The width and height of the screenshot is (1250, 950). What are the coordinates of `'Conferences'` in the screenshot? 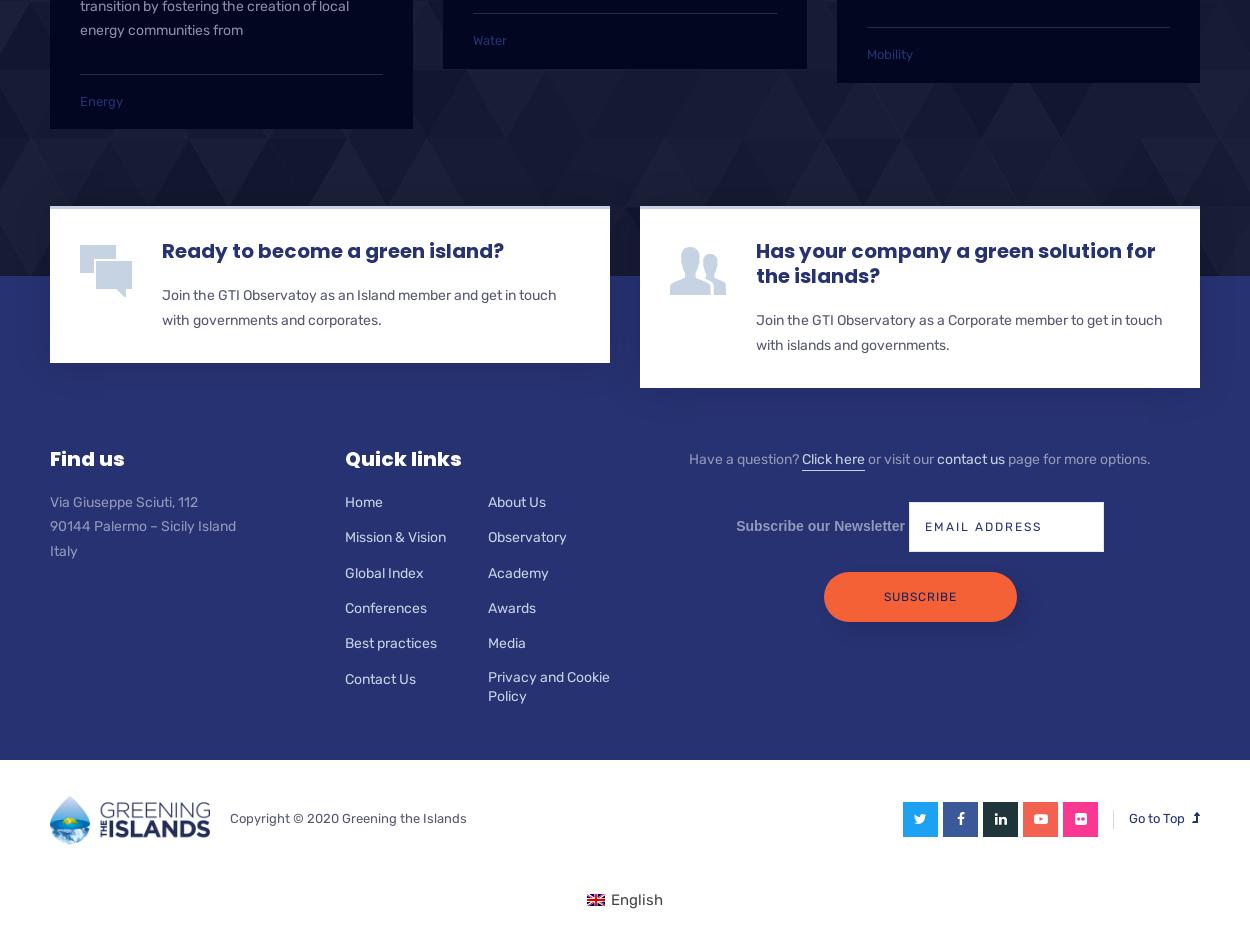 It's located at (386, 608).